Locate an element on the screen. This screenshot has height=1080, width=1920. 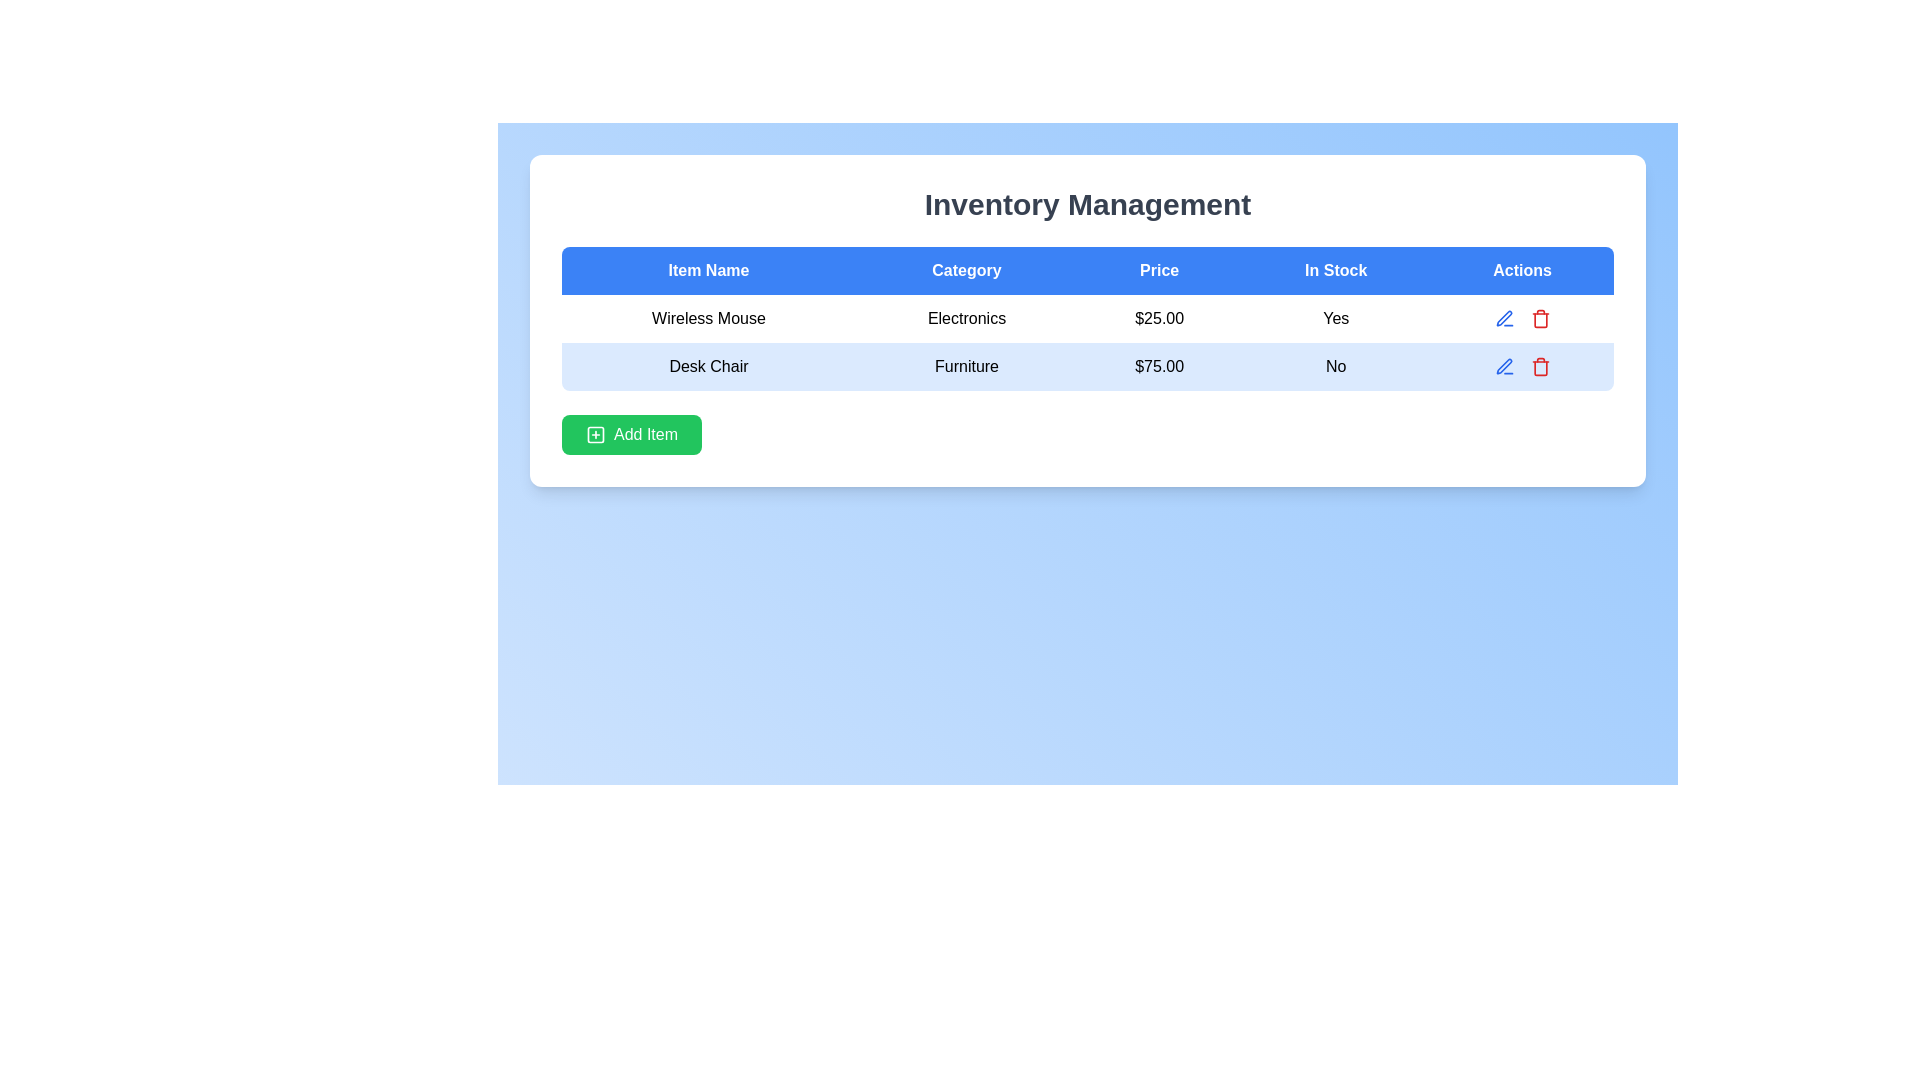
the blue pen icon button located in the 'Actions' column of the second row in the table is located at coordinates (1504, 366).